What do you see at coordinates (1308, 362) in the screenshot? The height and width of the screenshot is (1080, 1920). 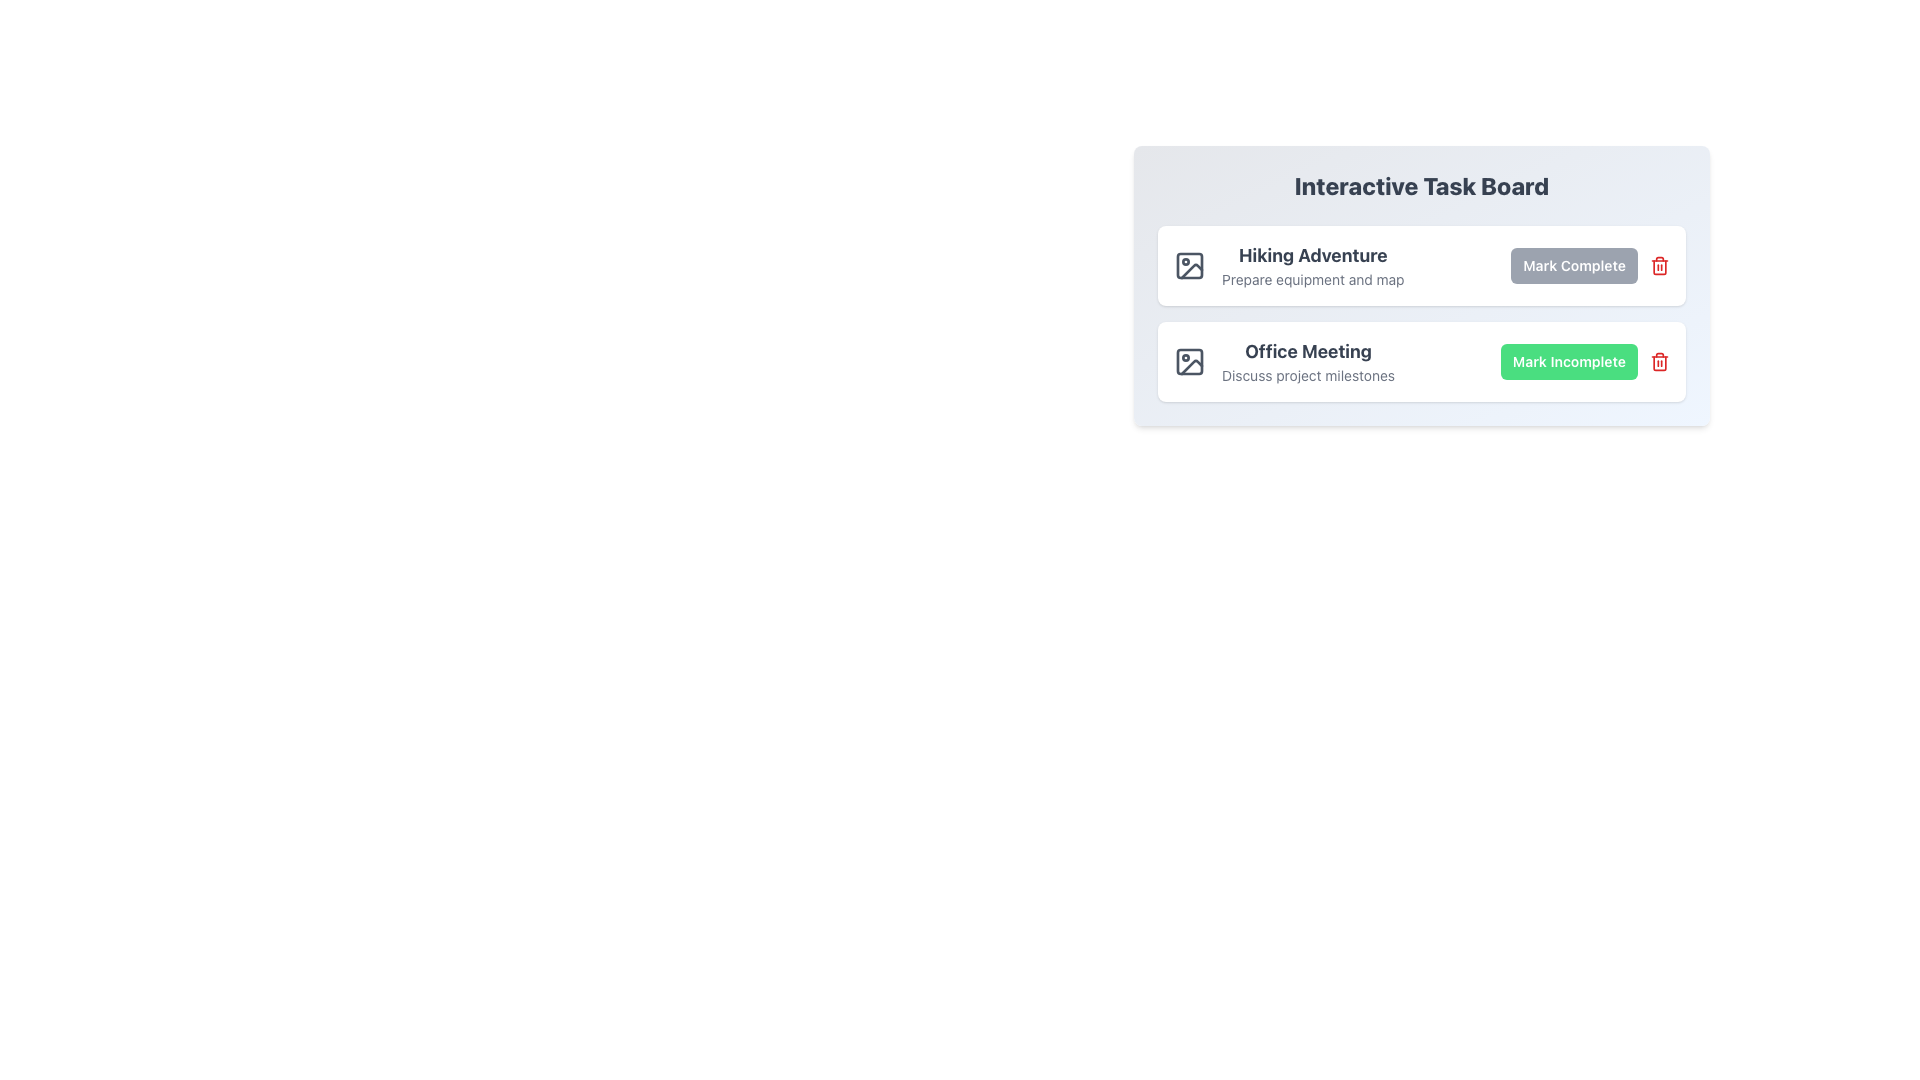 I see `the Text Label titled 'Office Meeting' which describes the task as 'Discuss project milestones'. It is located in the second row of a vertical list within a task board, positioned between a generic image icon and a green button labeled 'Mark Incomplete'` at bounding box center [1308, 362].